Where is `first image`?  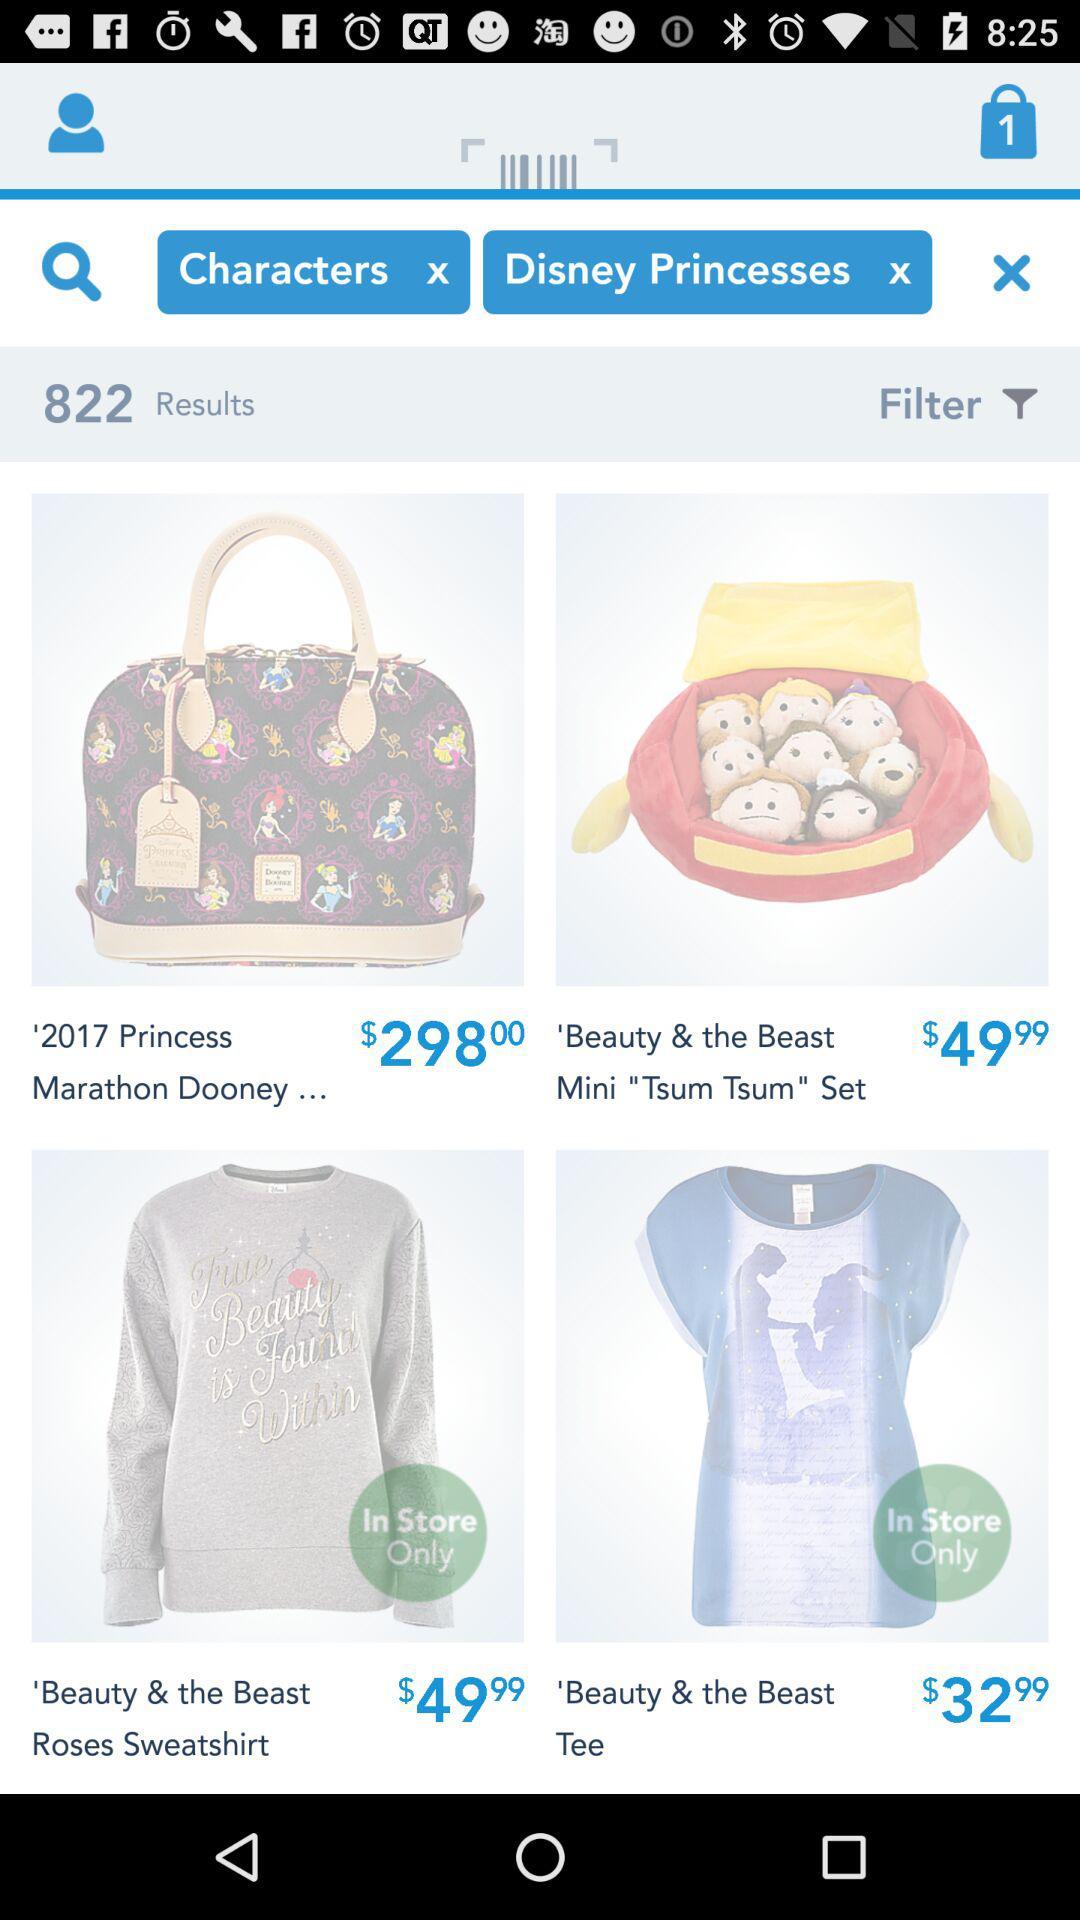
first image is located at coordinates (277, 738).